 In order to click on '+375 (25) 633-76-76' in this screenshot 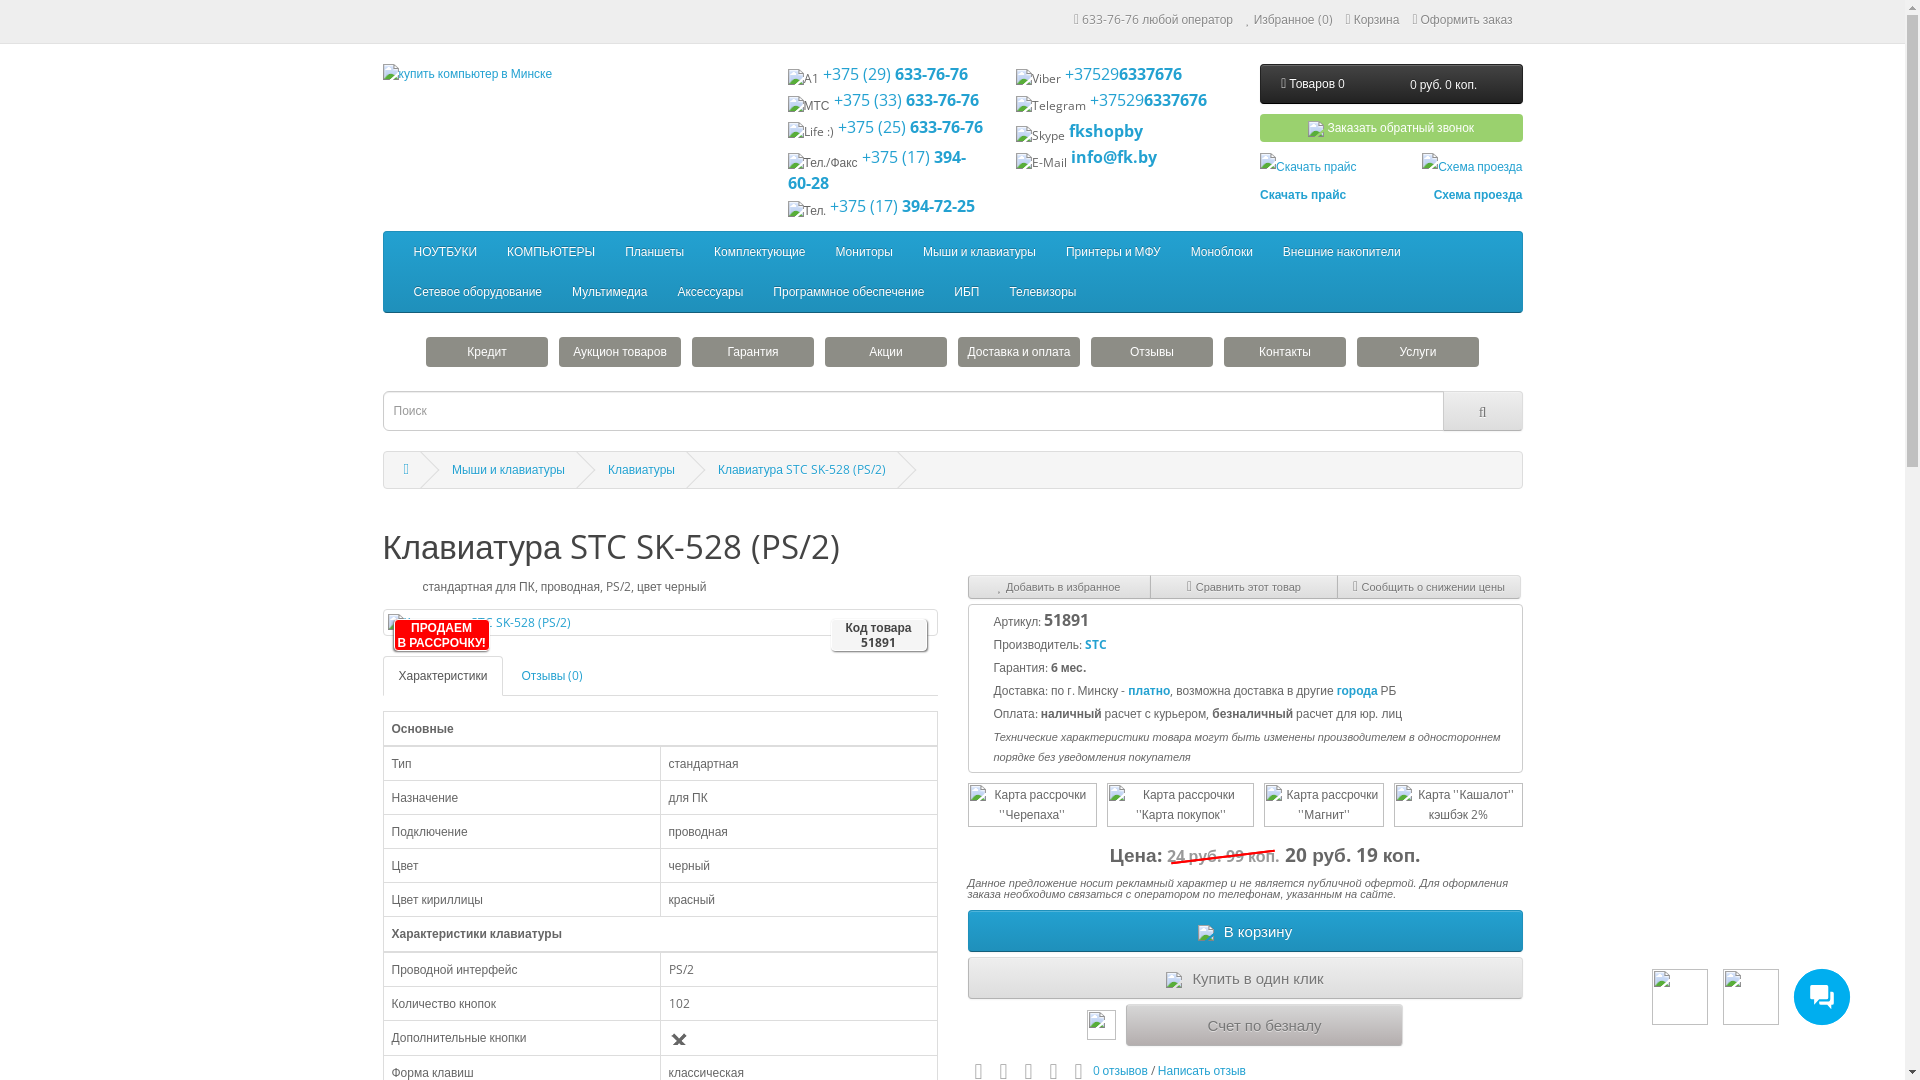, I will do `click(909, 127)`.